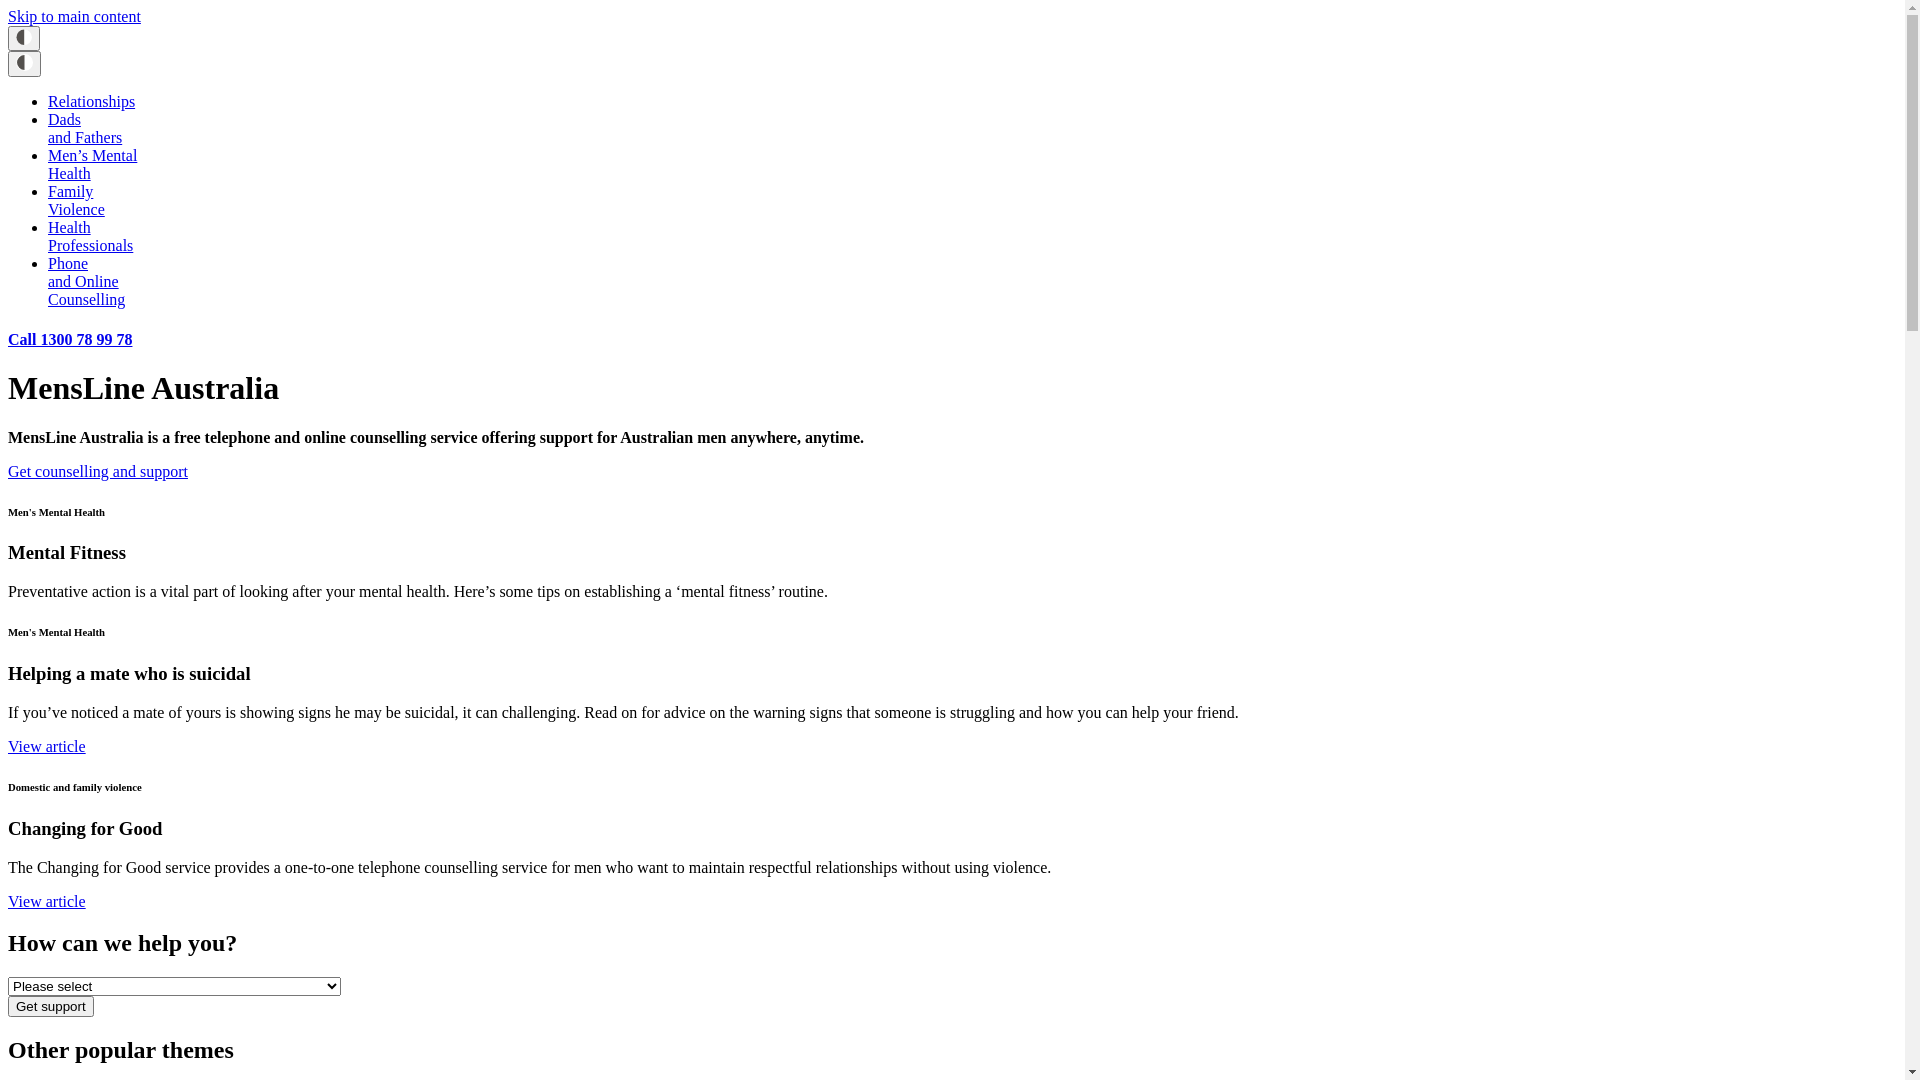 Image resolution: width=1920 pixels, height=1080 pixels. I want to click on 'View article', so click(47, 900).